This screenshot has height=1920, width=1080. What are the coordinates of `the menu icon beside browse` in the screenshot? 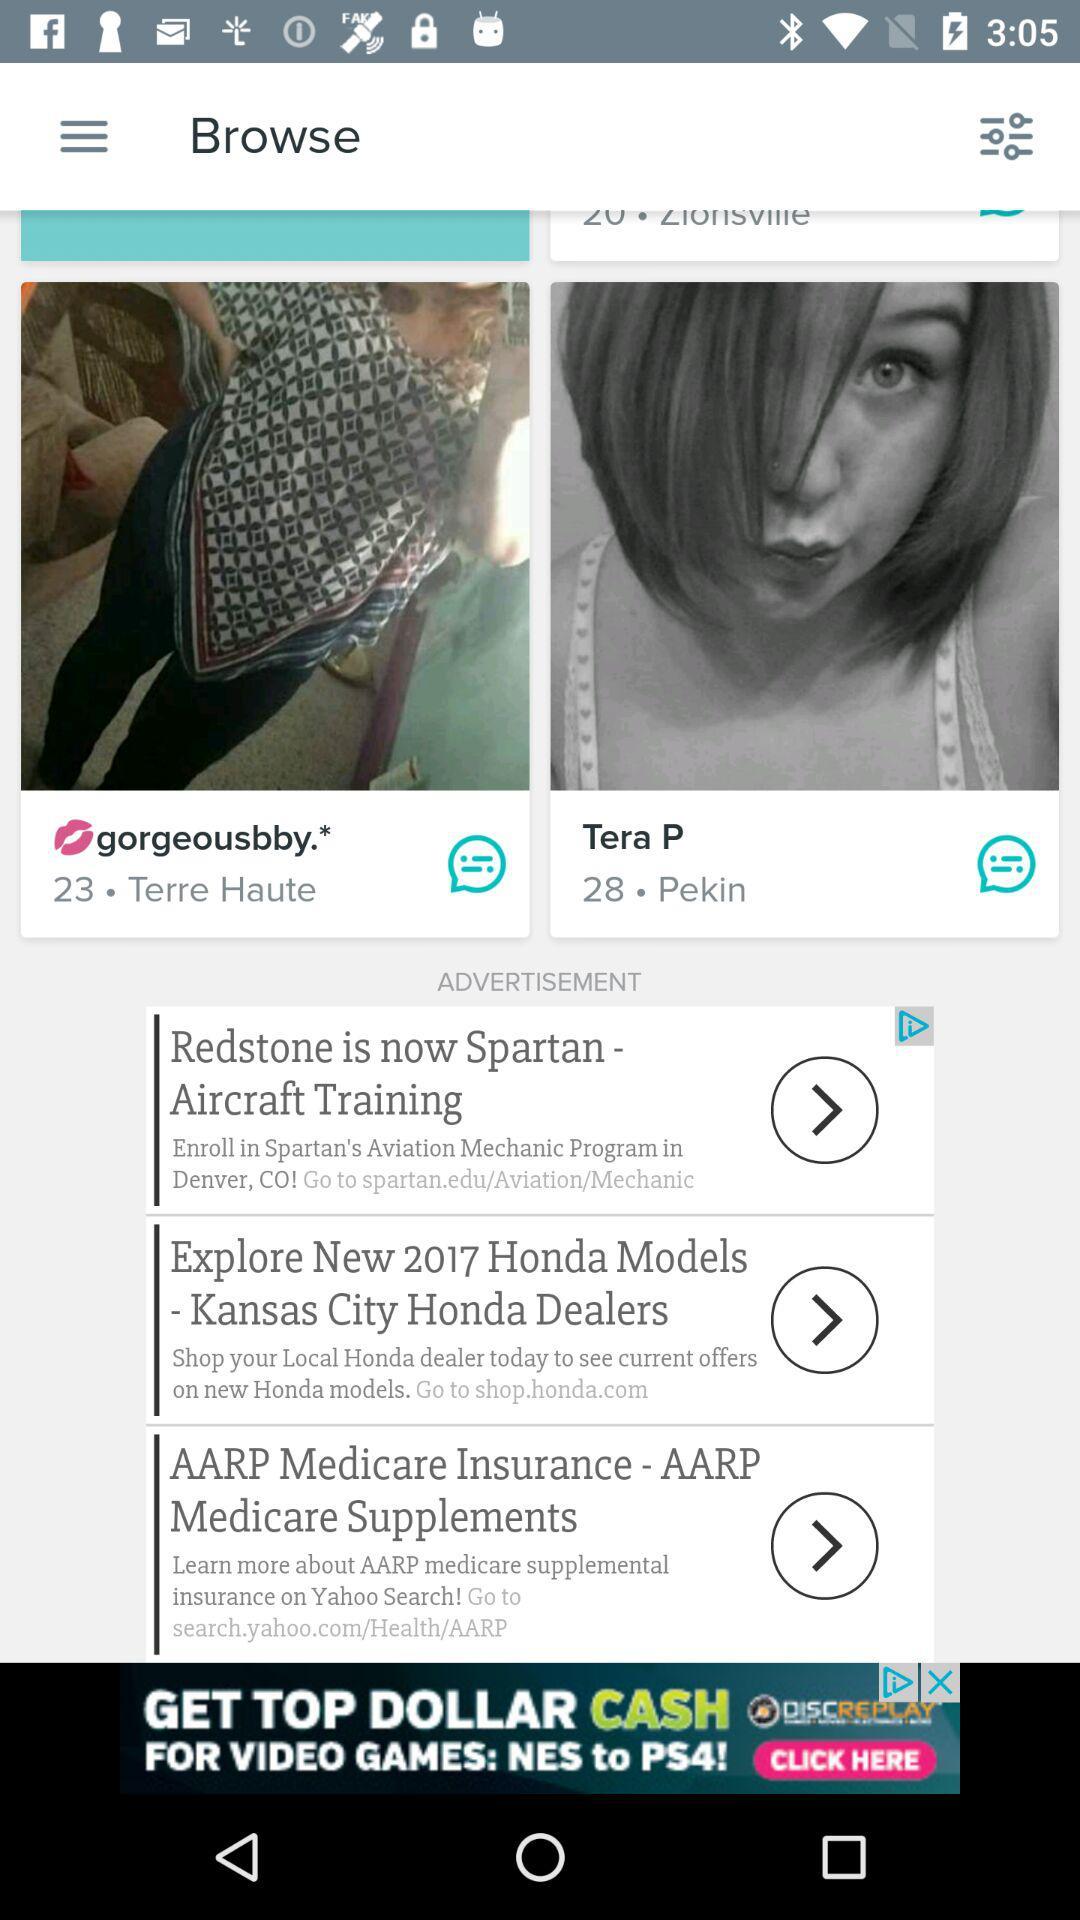 It's located at (83, 135).